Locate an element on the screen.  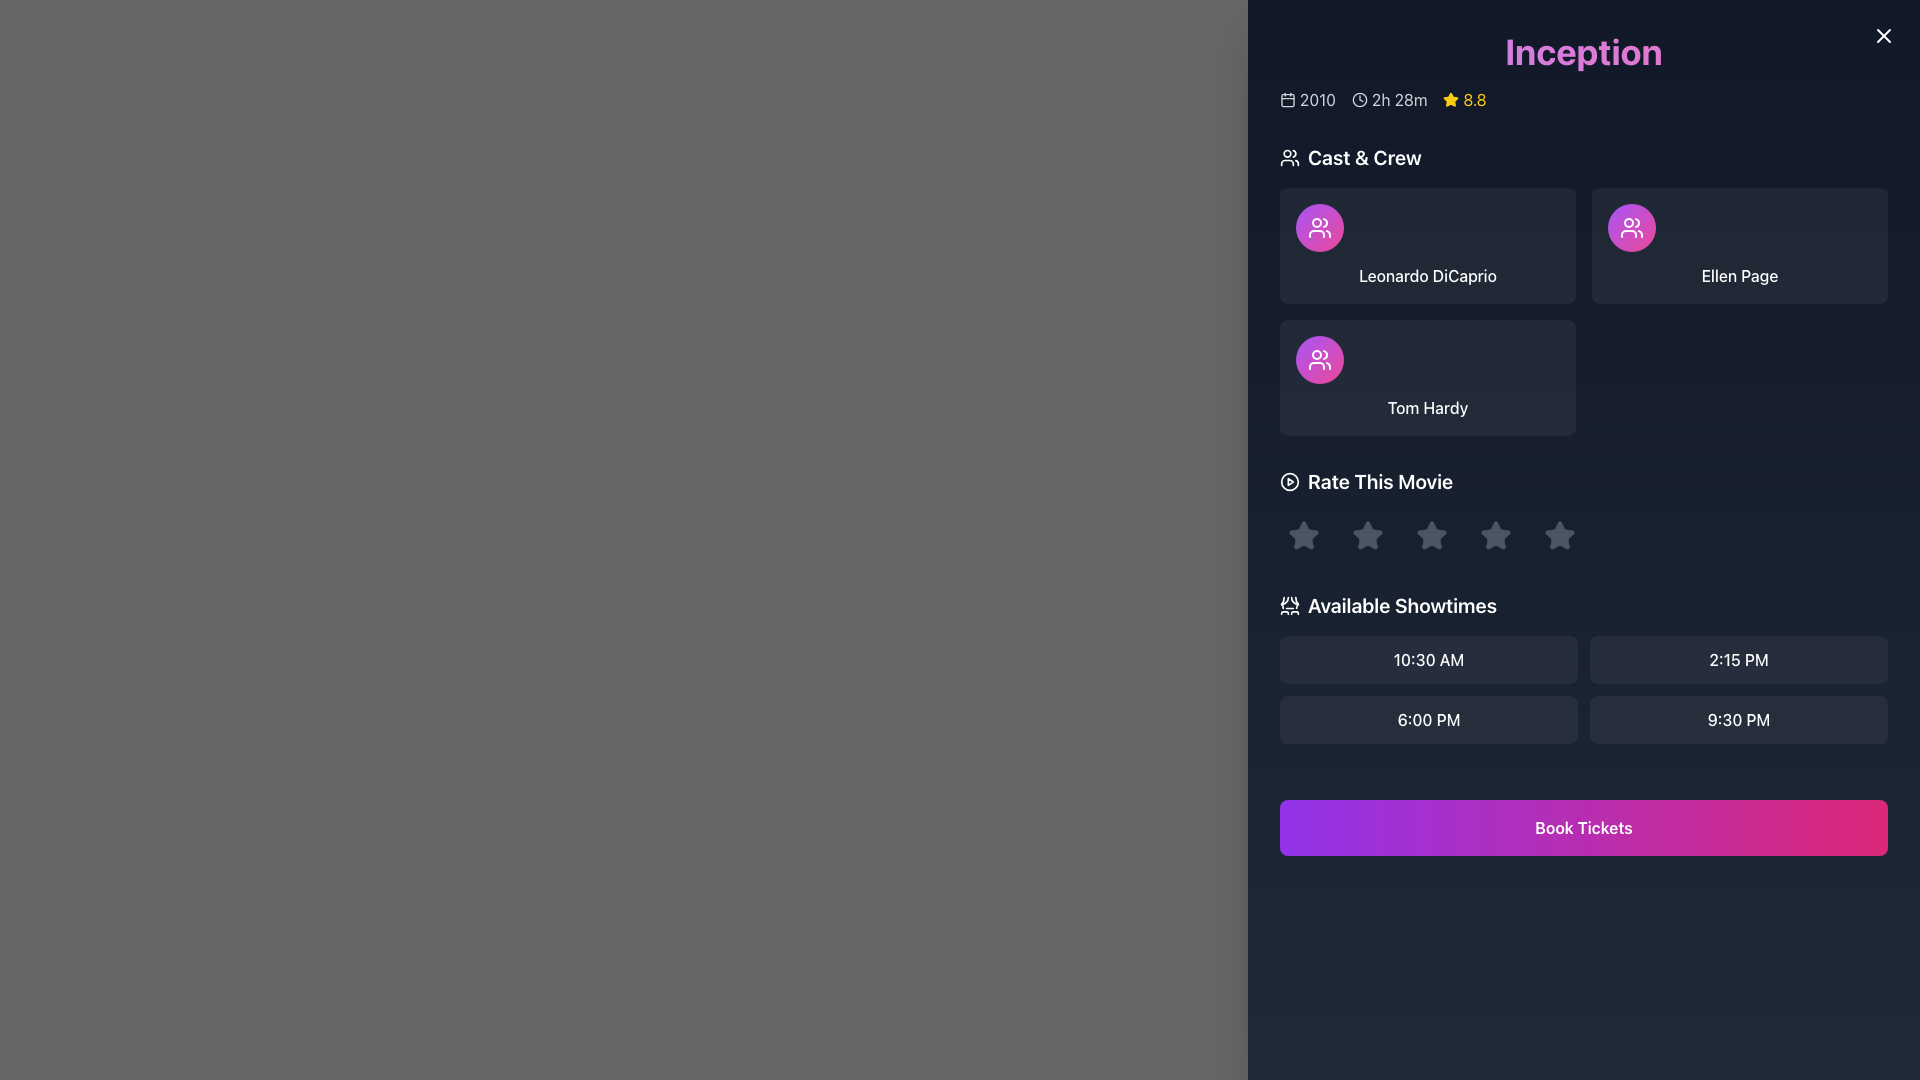
the prominent rectangular Icon element located at the top left of the movie details panel, which is part of a decorative calendar icon is located at coordinates (1287, 100).